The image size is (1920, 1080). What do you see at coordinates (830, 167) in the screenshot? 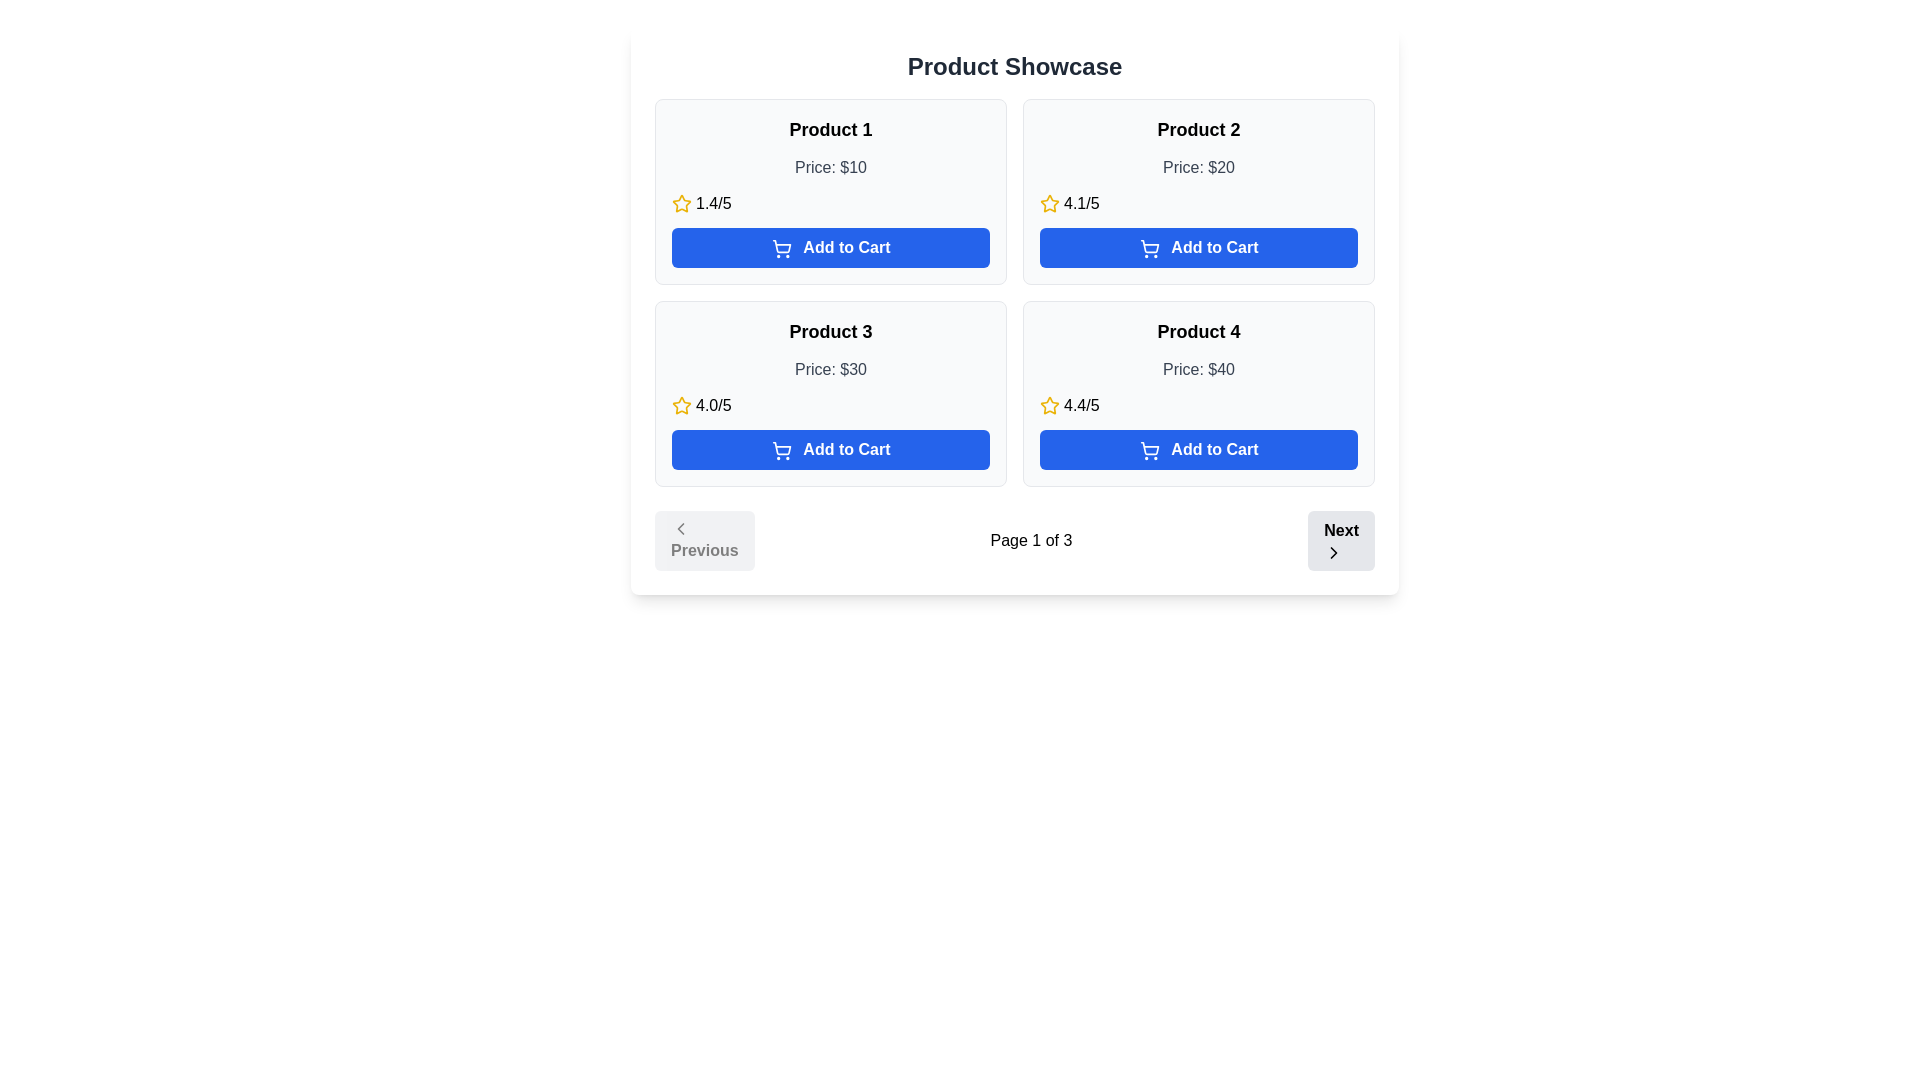
I see `the static text label displaying the price information for 'Product 1', which is located below the title and above the rating in the first product card` at bounding box center [830, 167].